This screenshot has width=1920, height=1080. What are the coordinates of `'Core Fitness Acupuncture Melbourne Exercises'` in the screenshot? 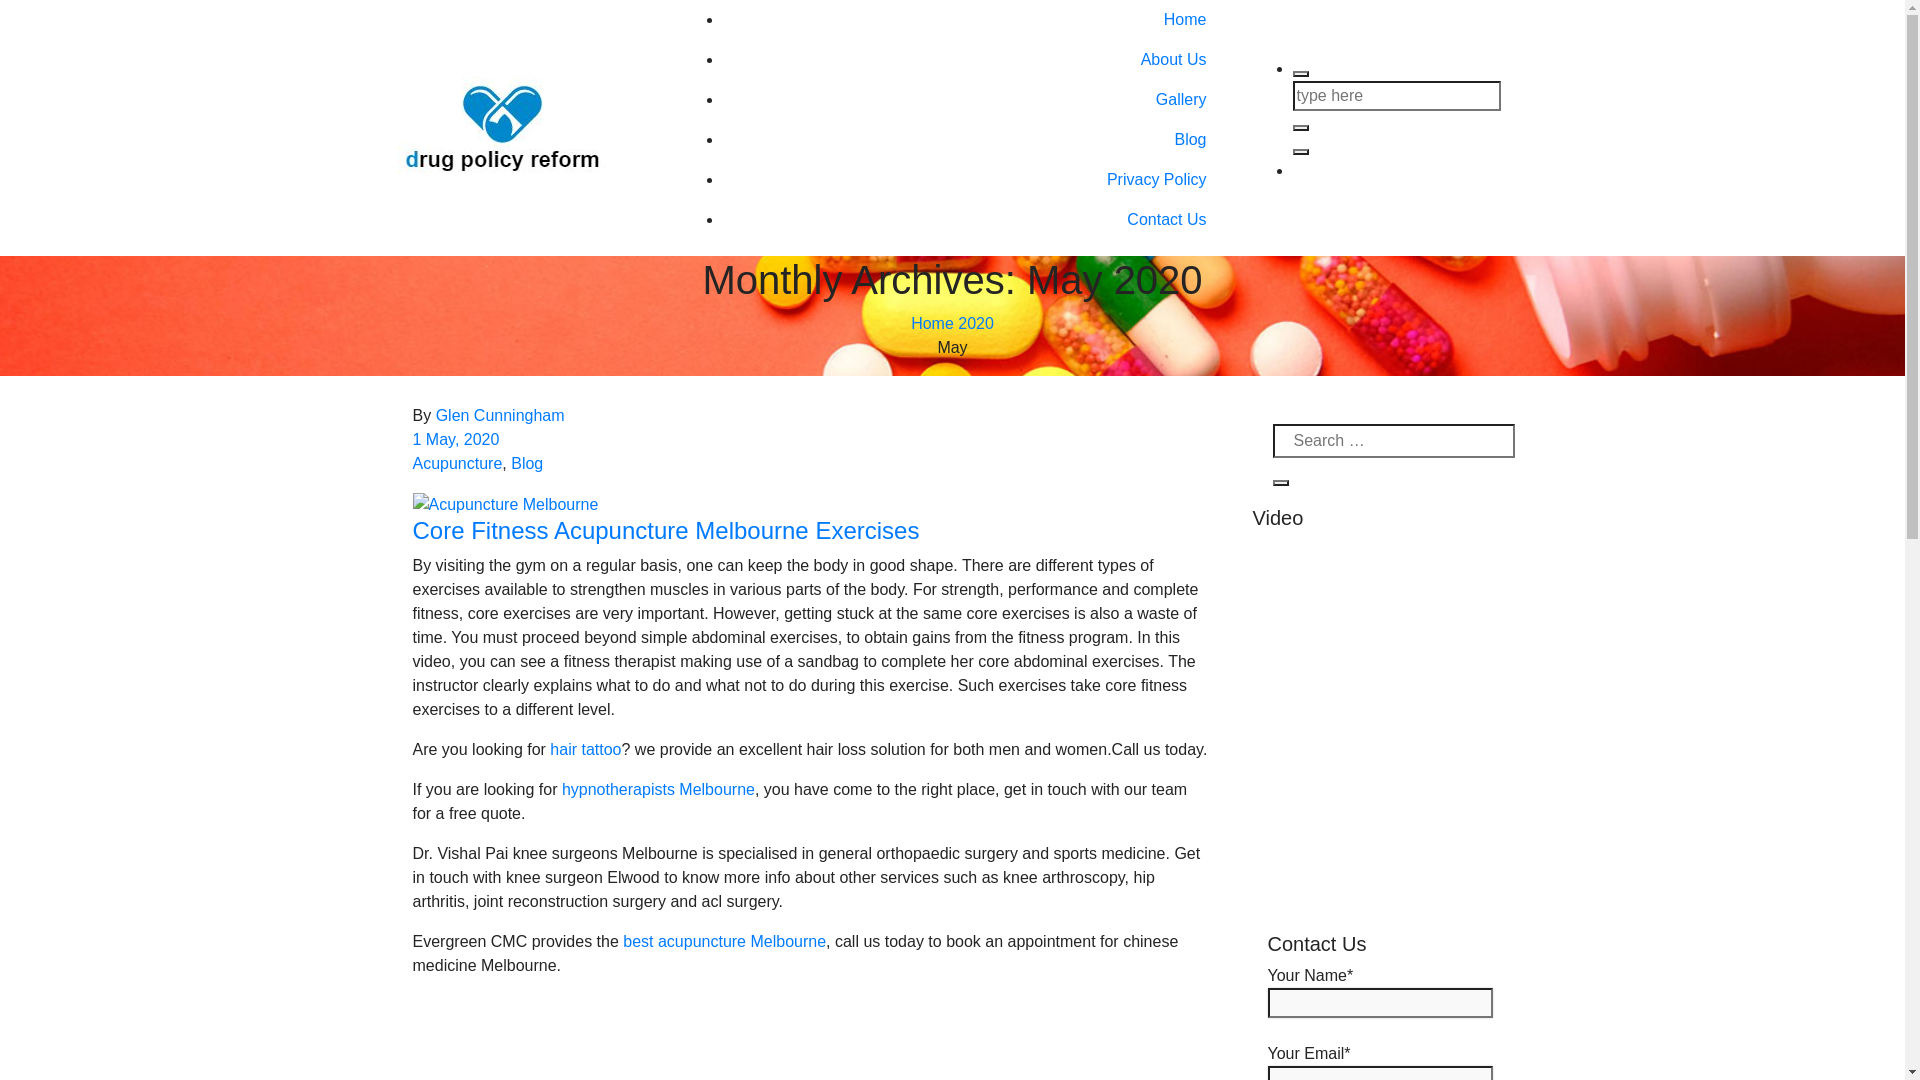 It's located at (411, 529).